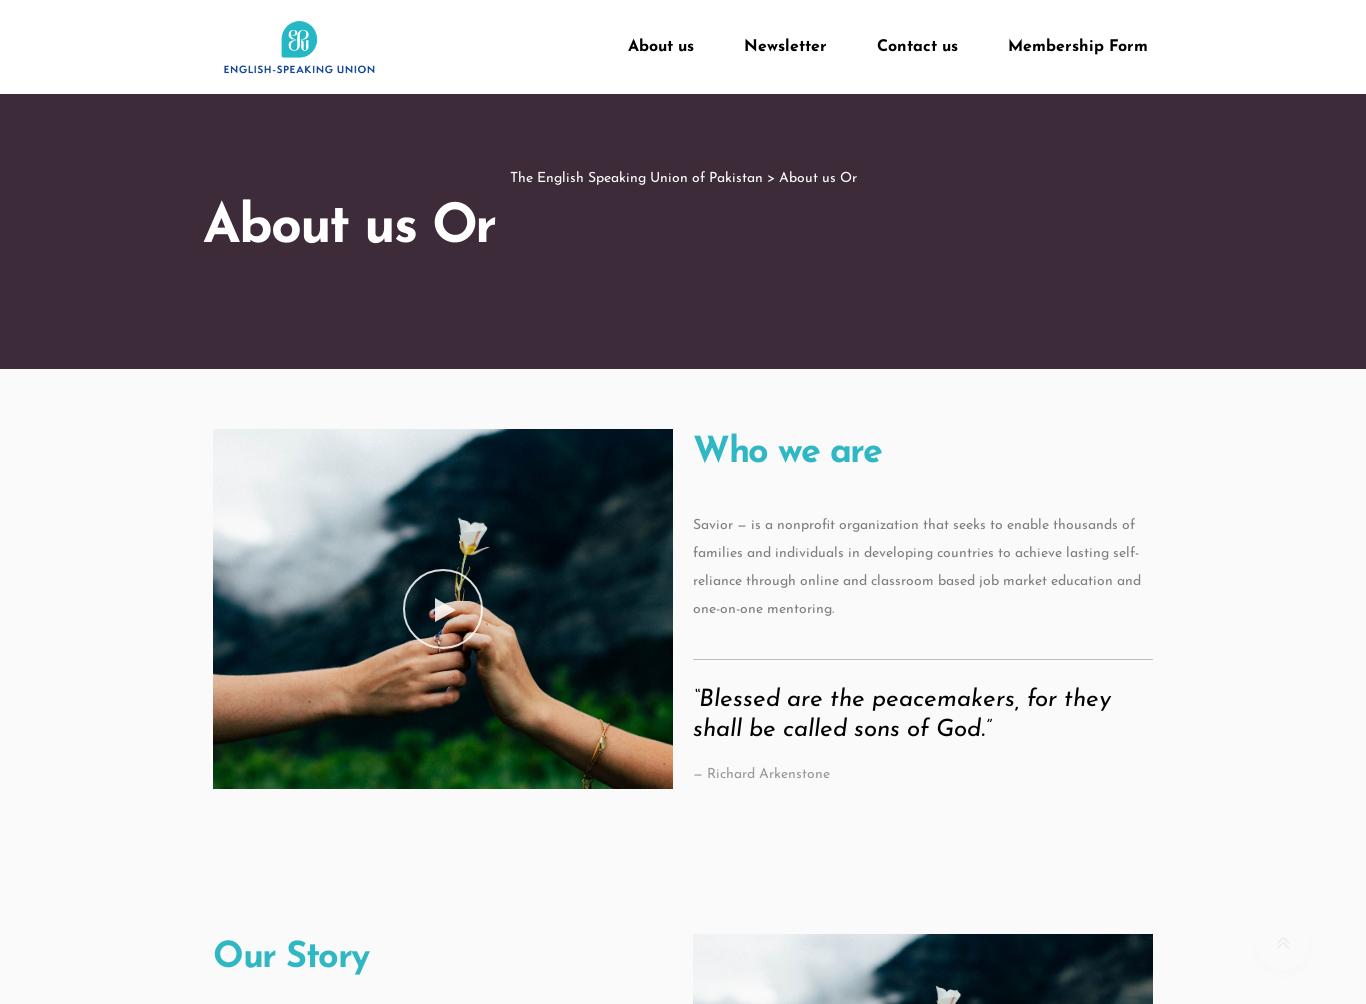 Image resolution: width=1366 pixels, height=1004 pixels. Describe the element at coordinates (1077, 46) in the screenshot. I see `'Membership Form'` at that location.